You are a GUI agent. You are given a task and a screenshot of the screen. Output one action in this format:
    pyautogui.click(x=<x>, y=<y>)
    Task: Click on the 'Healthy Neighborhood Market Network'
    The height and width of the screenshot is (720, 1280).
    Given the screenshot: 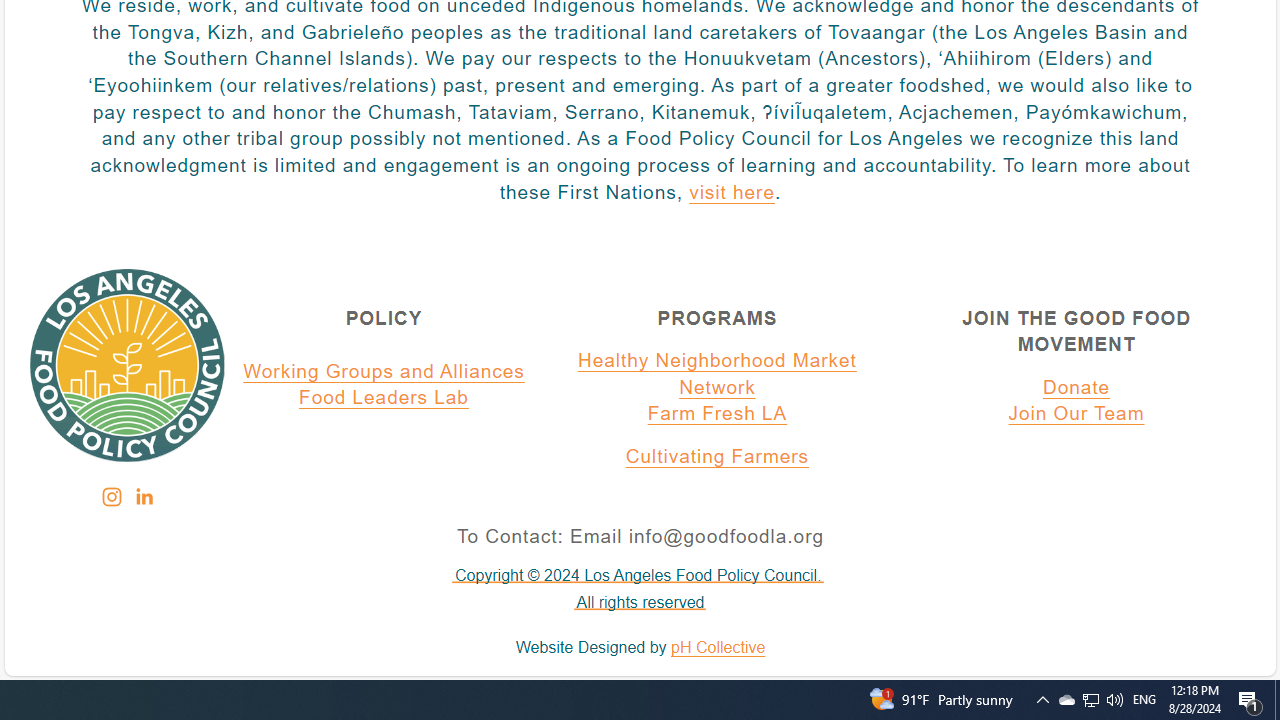 What is the action you would take?
    pyautogui.click(x=717, y=374)
    